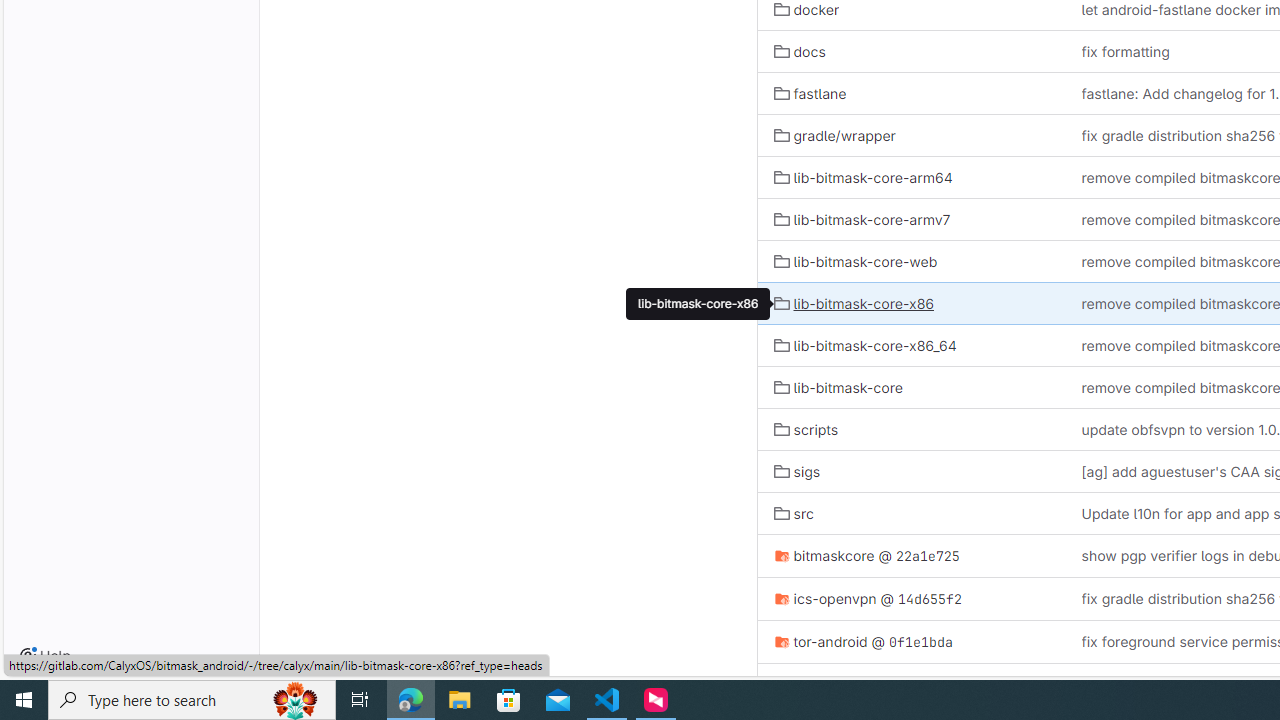 This screenshot has width=1280, height=720. Describe the element at coordinates (855, 260) in the screenshot. I see `'lib-bitmask-core-web'` at that location.